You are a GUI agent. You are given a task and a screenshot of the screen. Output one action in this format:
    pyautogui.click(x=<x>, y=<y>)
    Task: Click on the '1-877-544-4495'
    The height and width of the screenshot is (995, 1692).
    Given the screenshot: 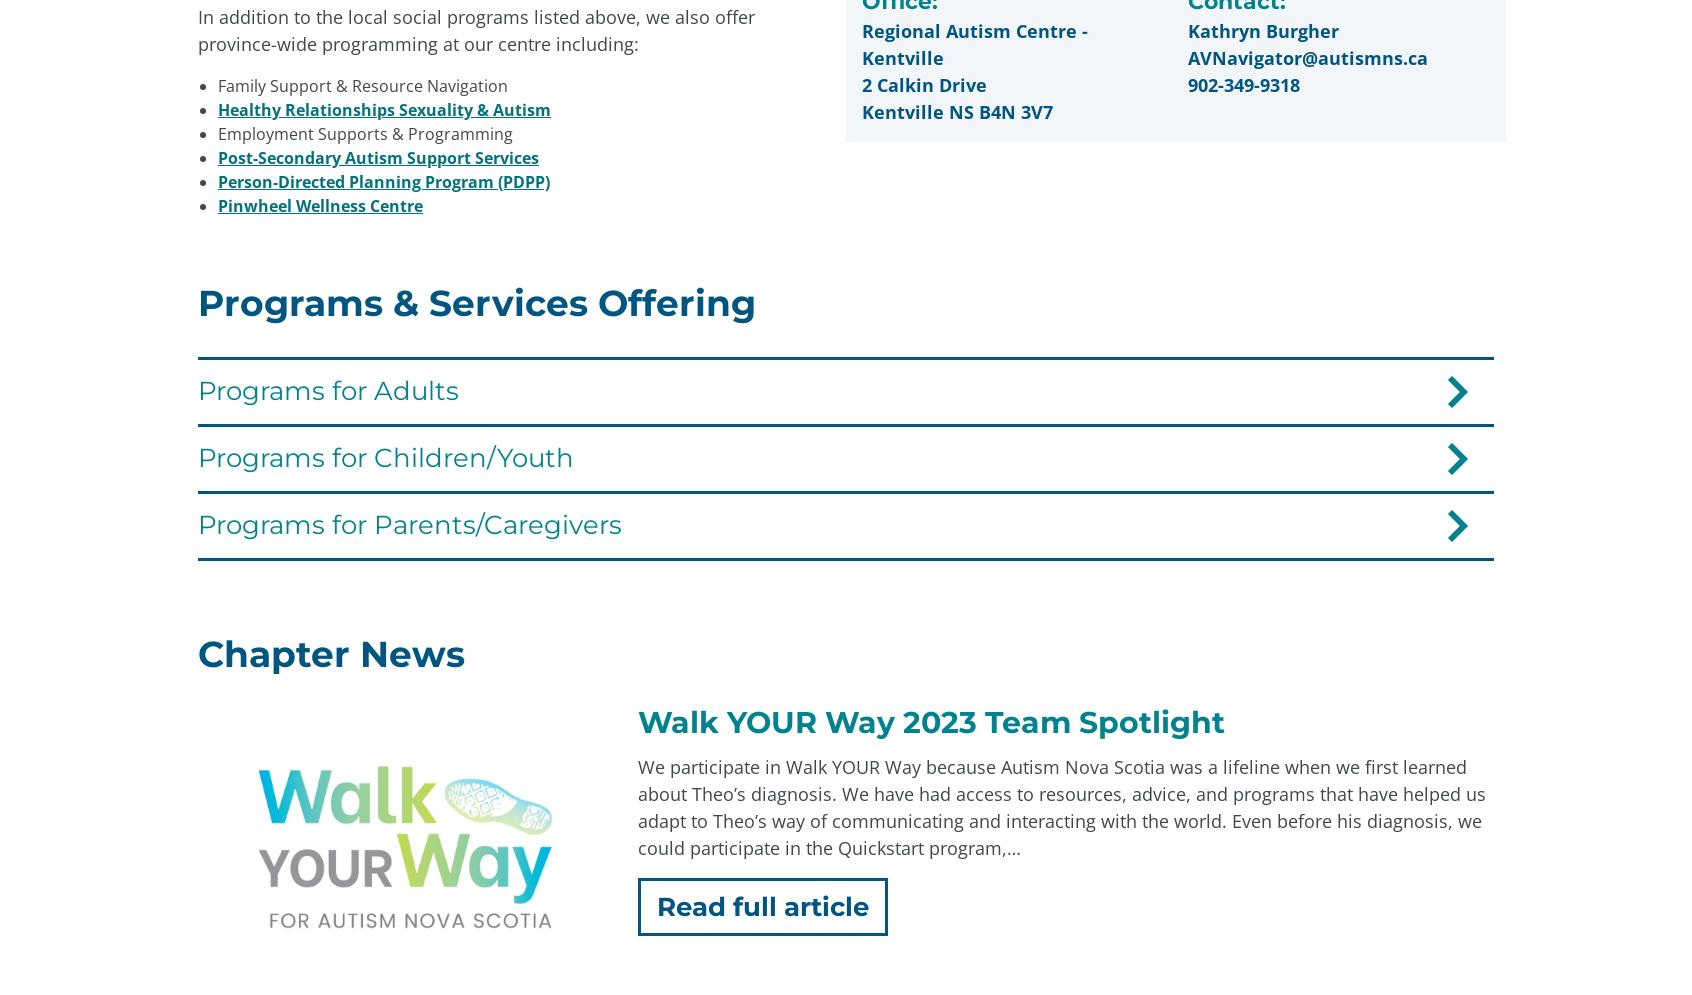 What is the action you would take?
    pyautogui.click(x=597, y=879)
    